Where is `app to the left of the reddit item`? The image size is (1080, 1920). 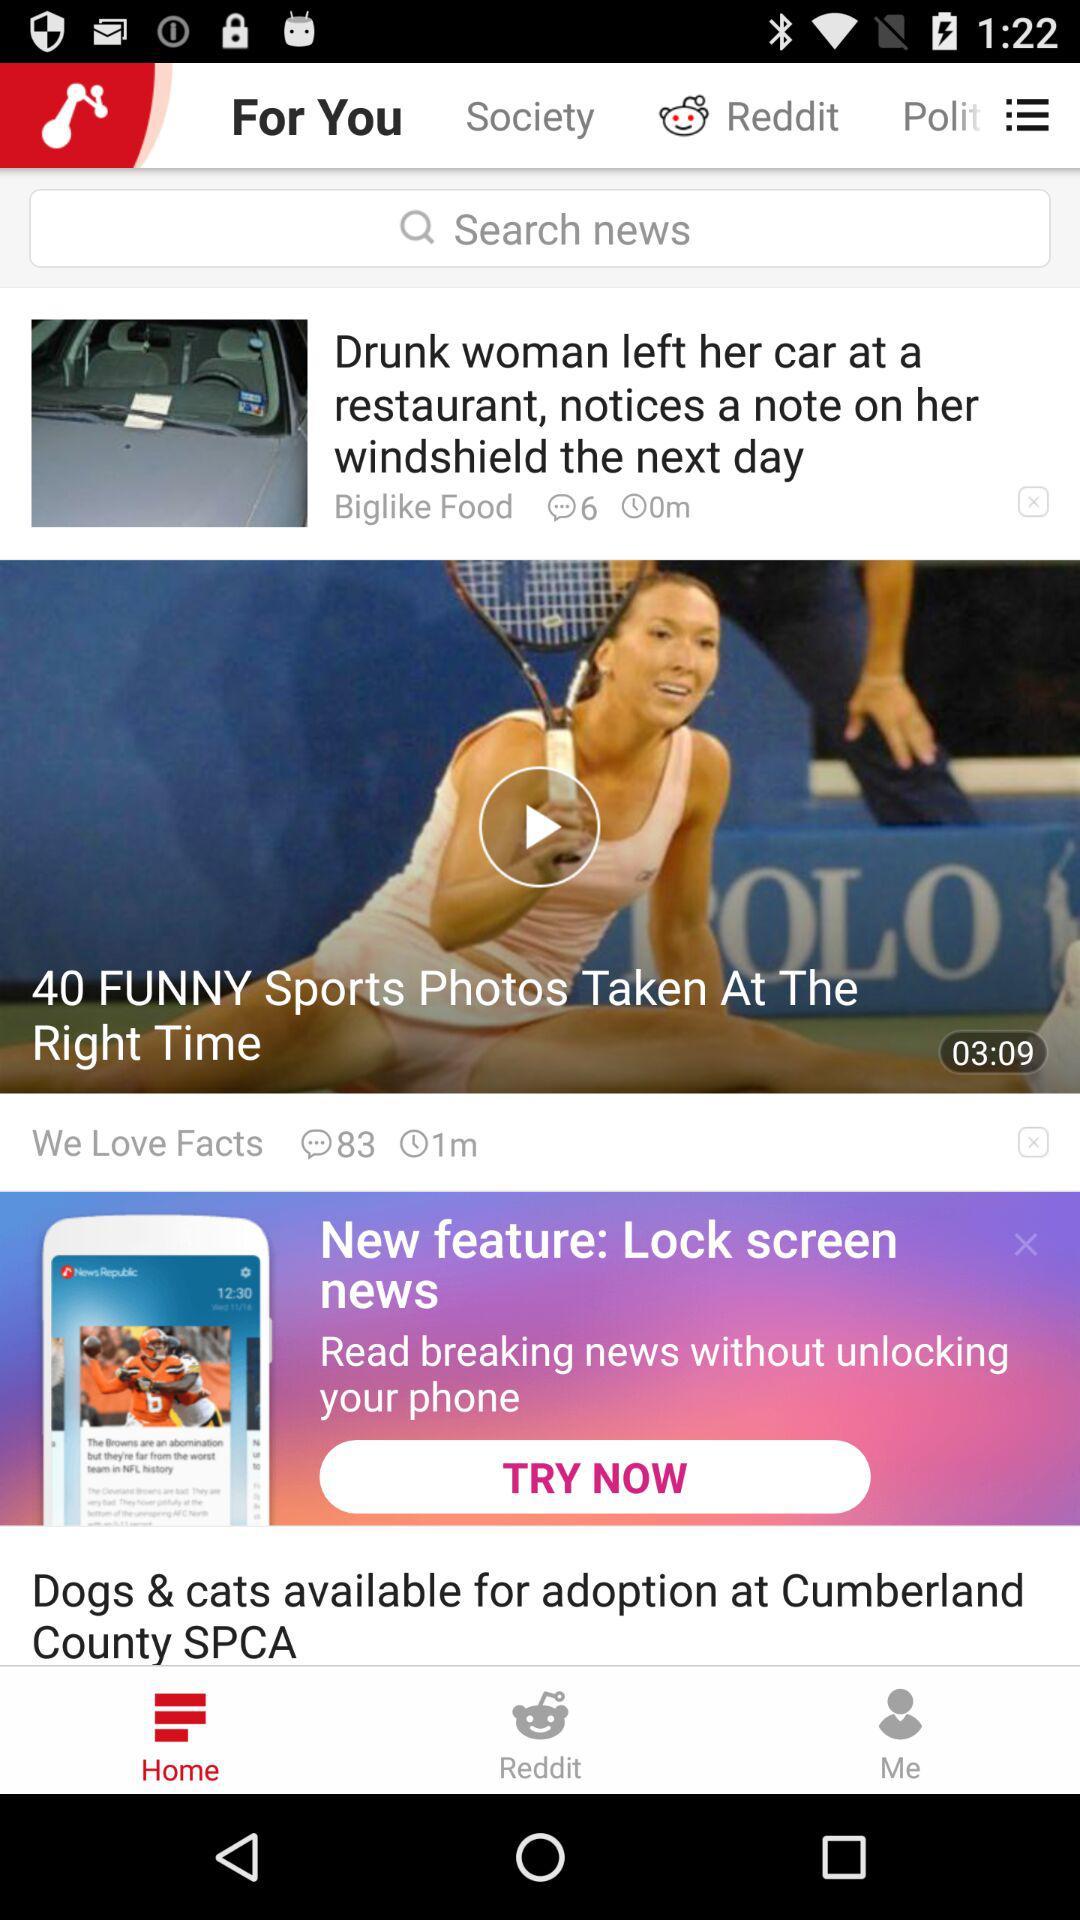
app to the left of the reddit item is located at coordinates (529, 114).